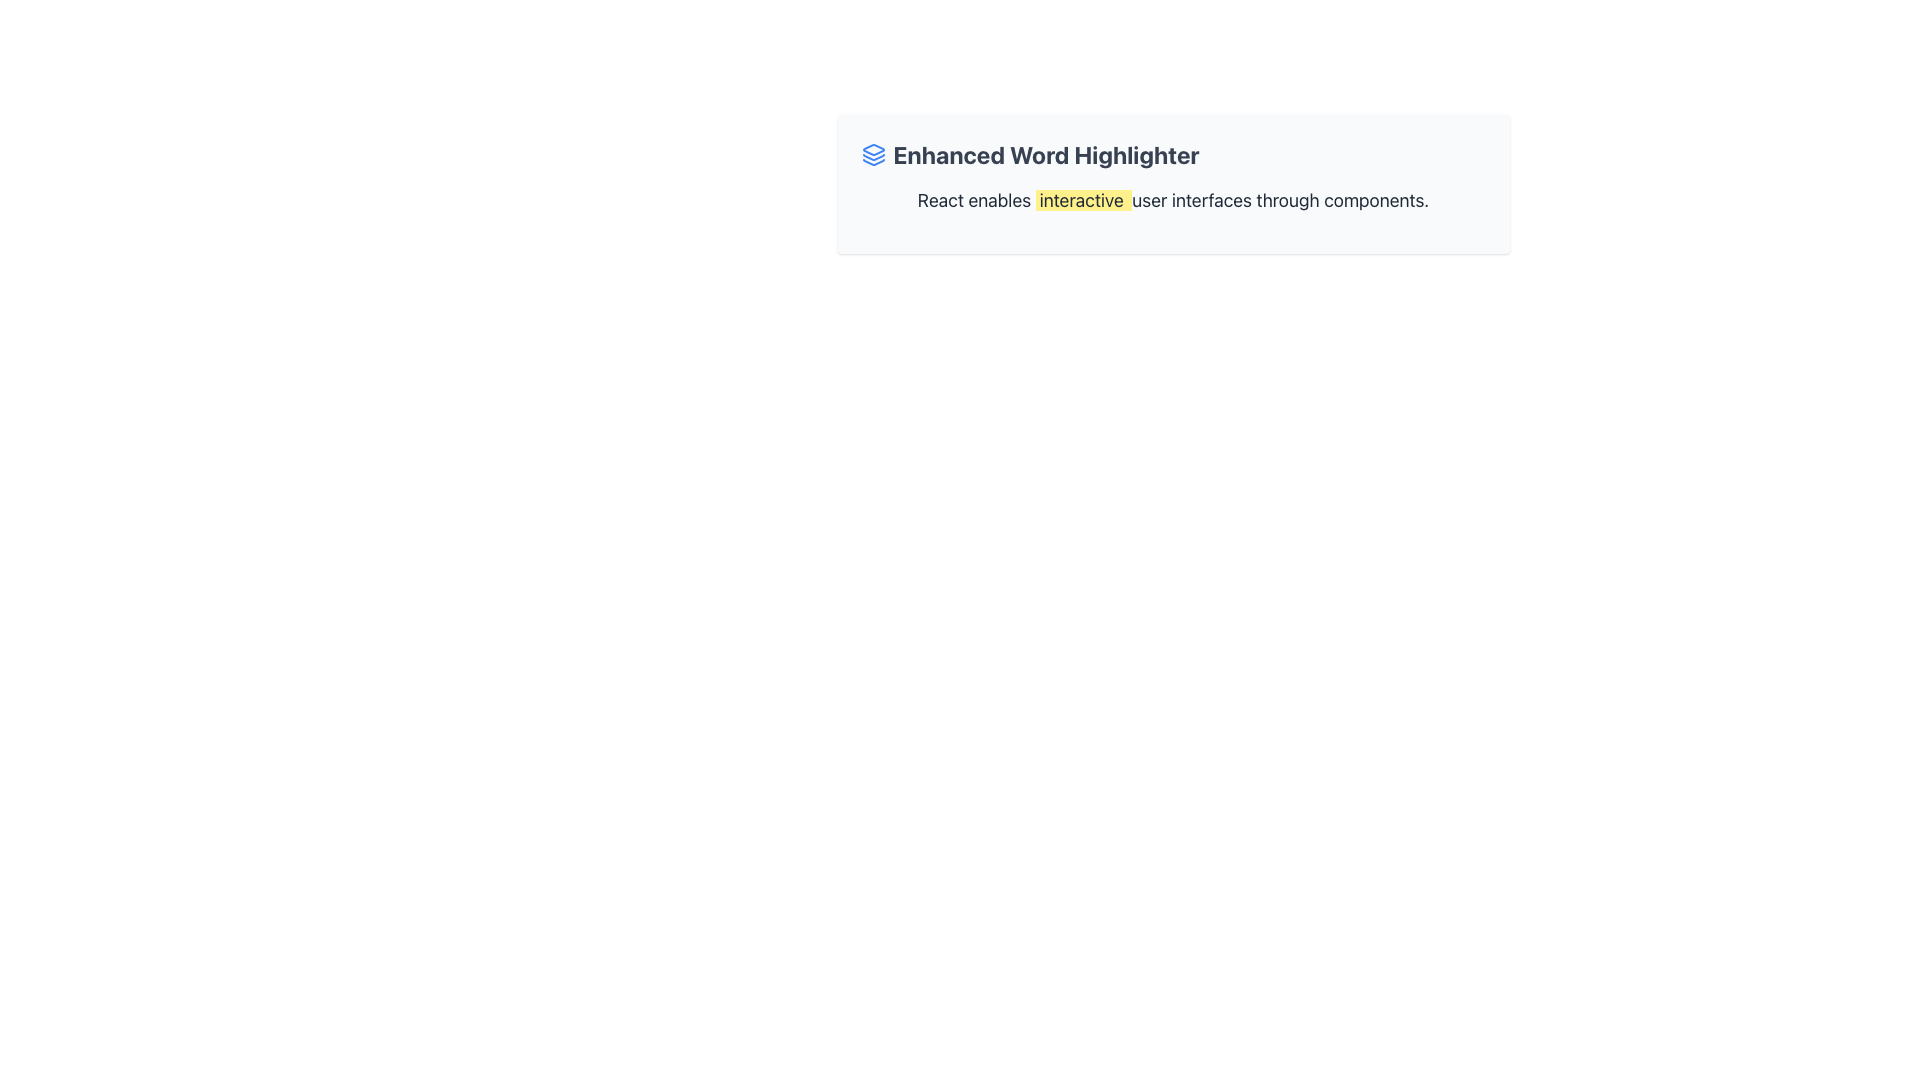 This screenshot has width=1920, height=1080. What do you see at coordinates (873, 153) in the screenshot?
I see `the blue stack of layers icon located on the left side of the 'Enhanced Word Highlighter' header text` at bounding box center [873, 153].